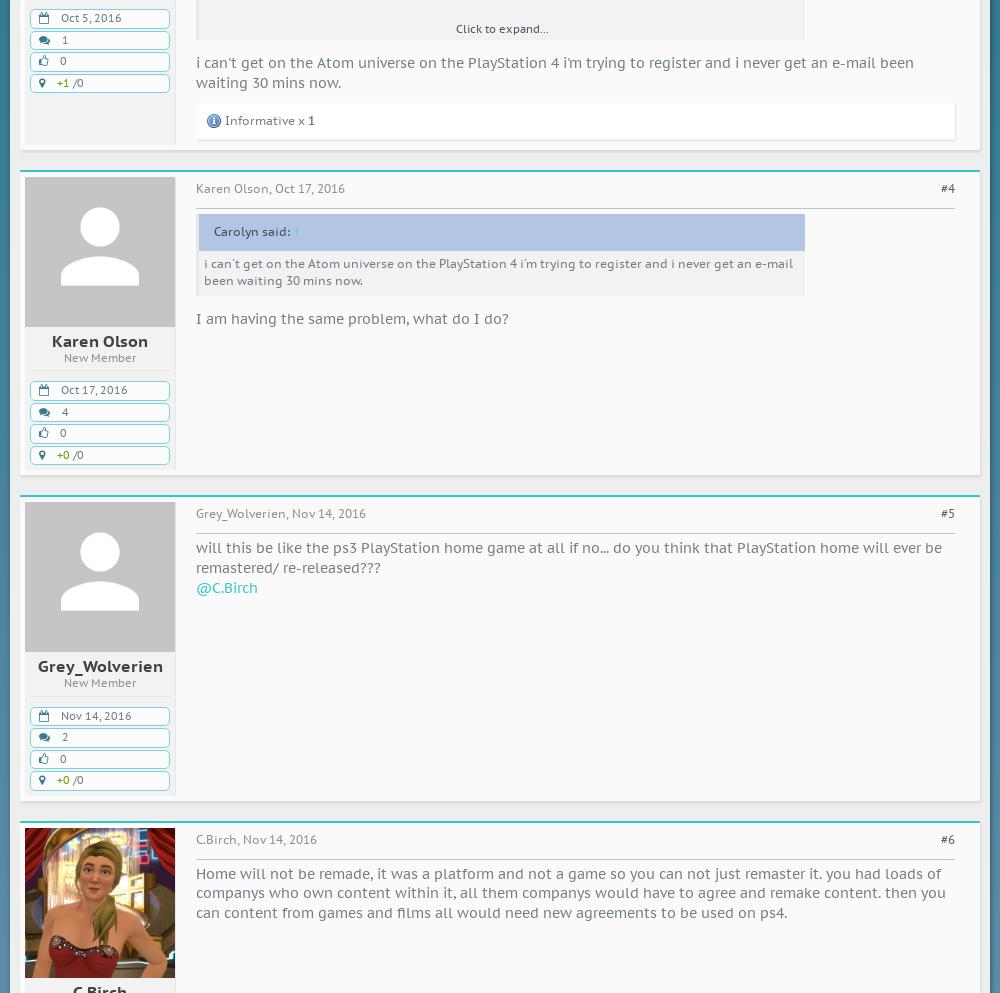  What do you see at coordinates (62, 81) in the screenshot?
I see `'+1'` at bounding box center [62, 81].